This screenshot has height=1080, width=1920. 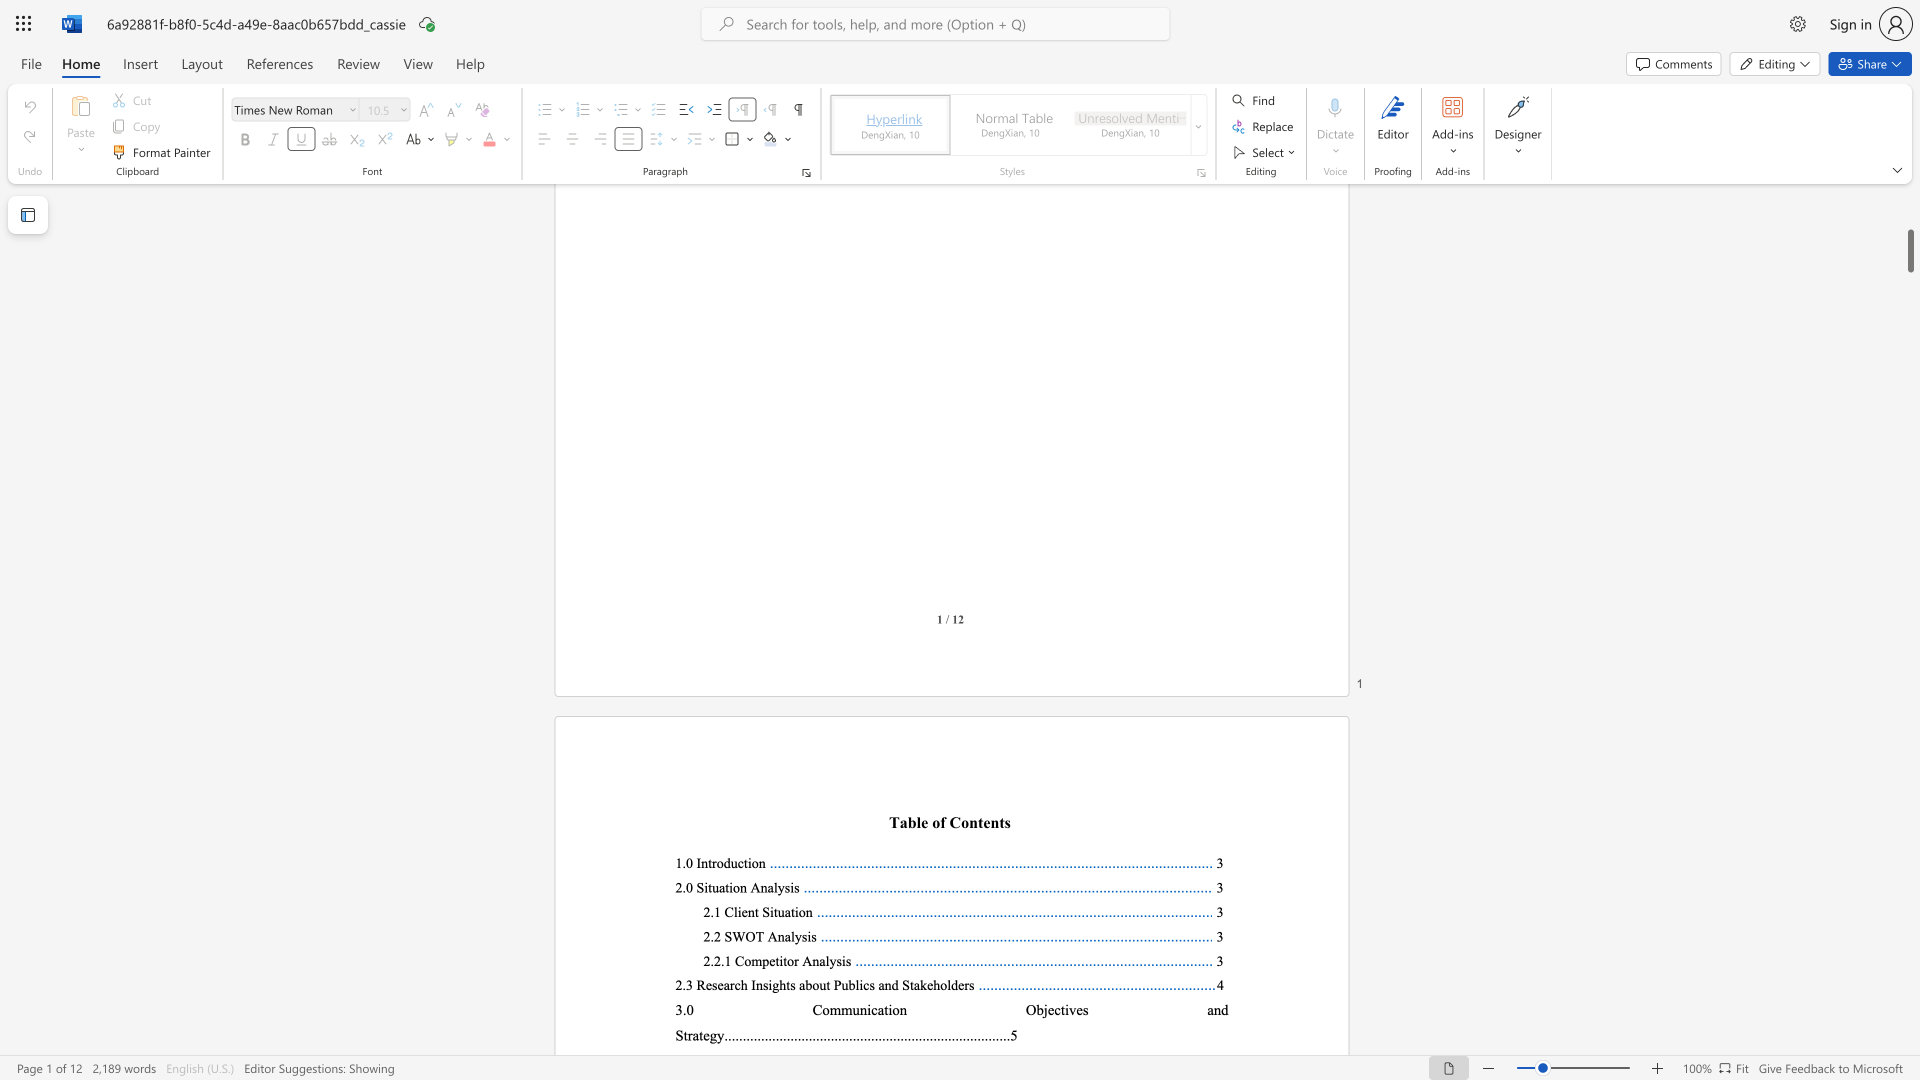 I want to click on the 1th character "i" in the text, so click(x=738, y=912).